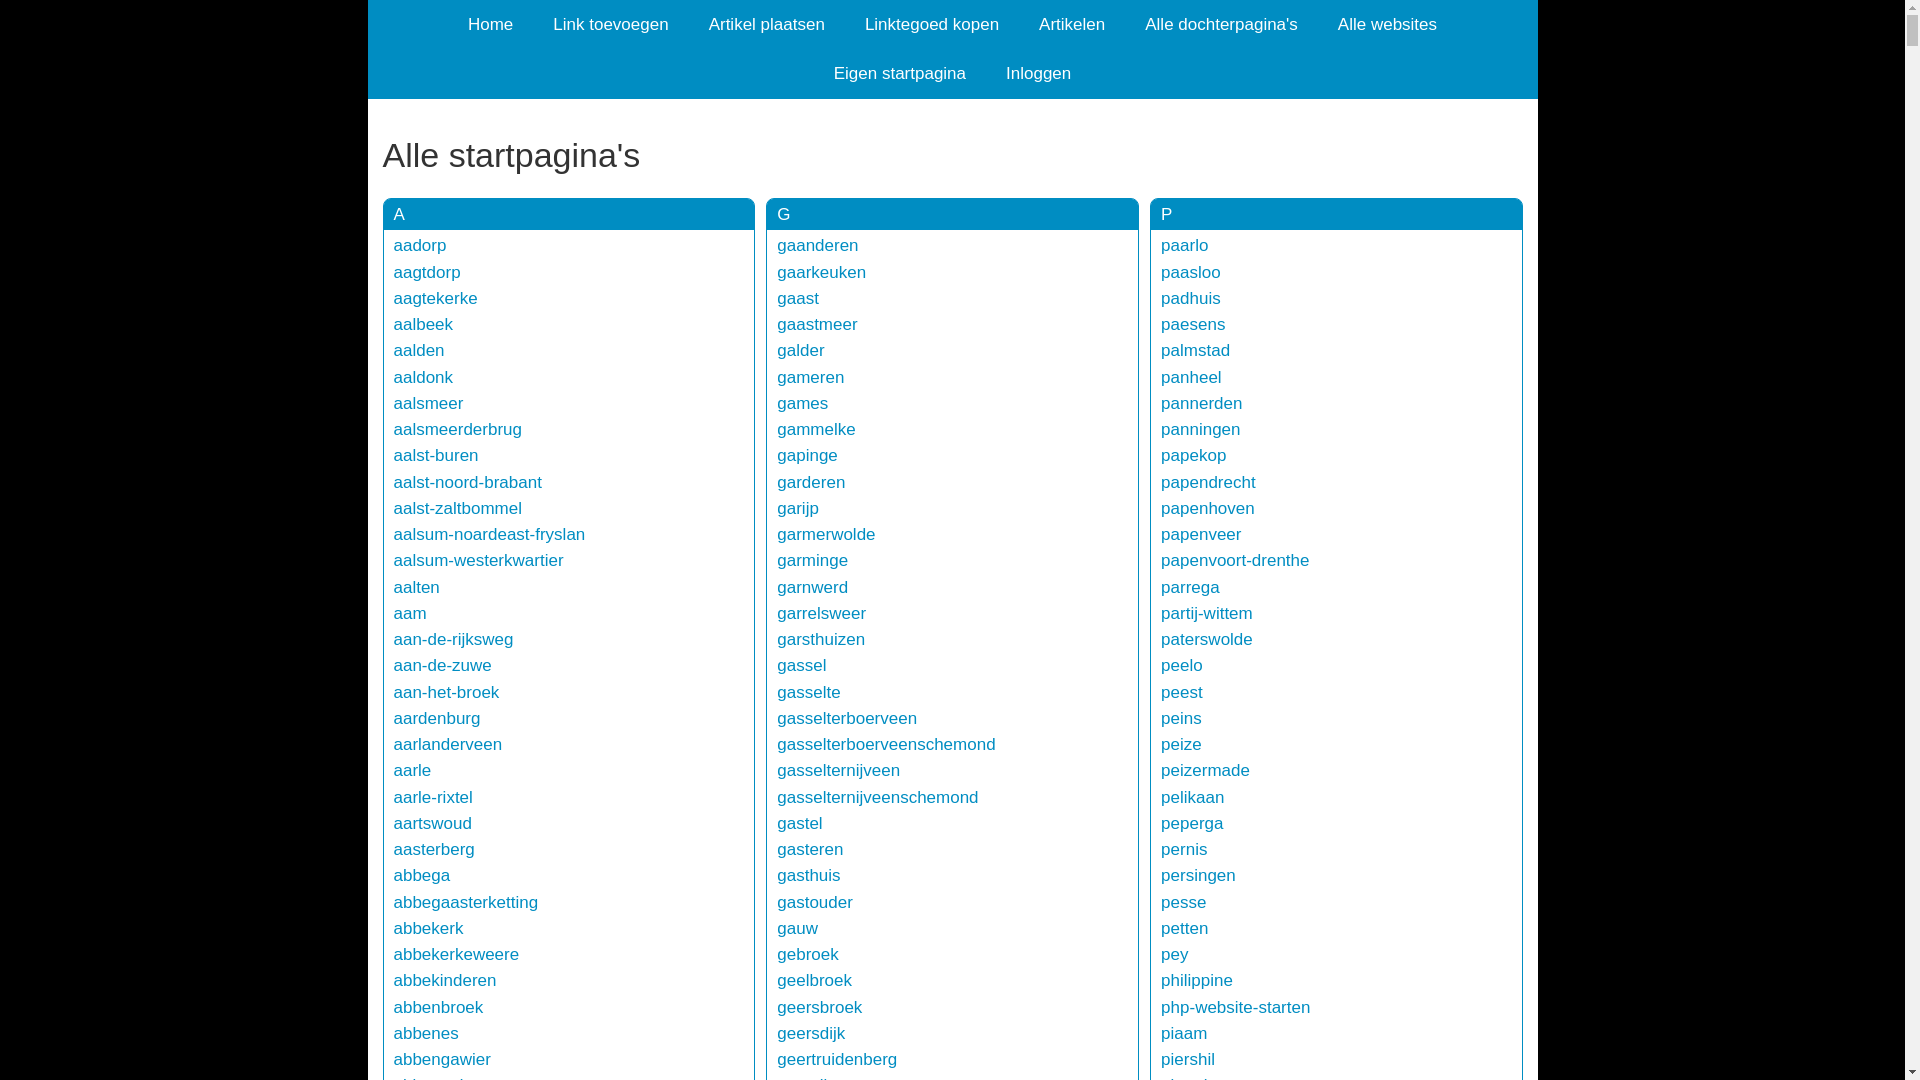 This screenshot has height=1080, width=1920. What do you see at coordinates (1204, 769) in the screenshot?
I see `'peizermade'` at bounding box center [1204, 769].